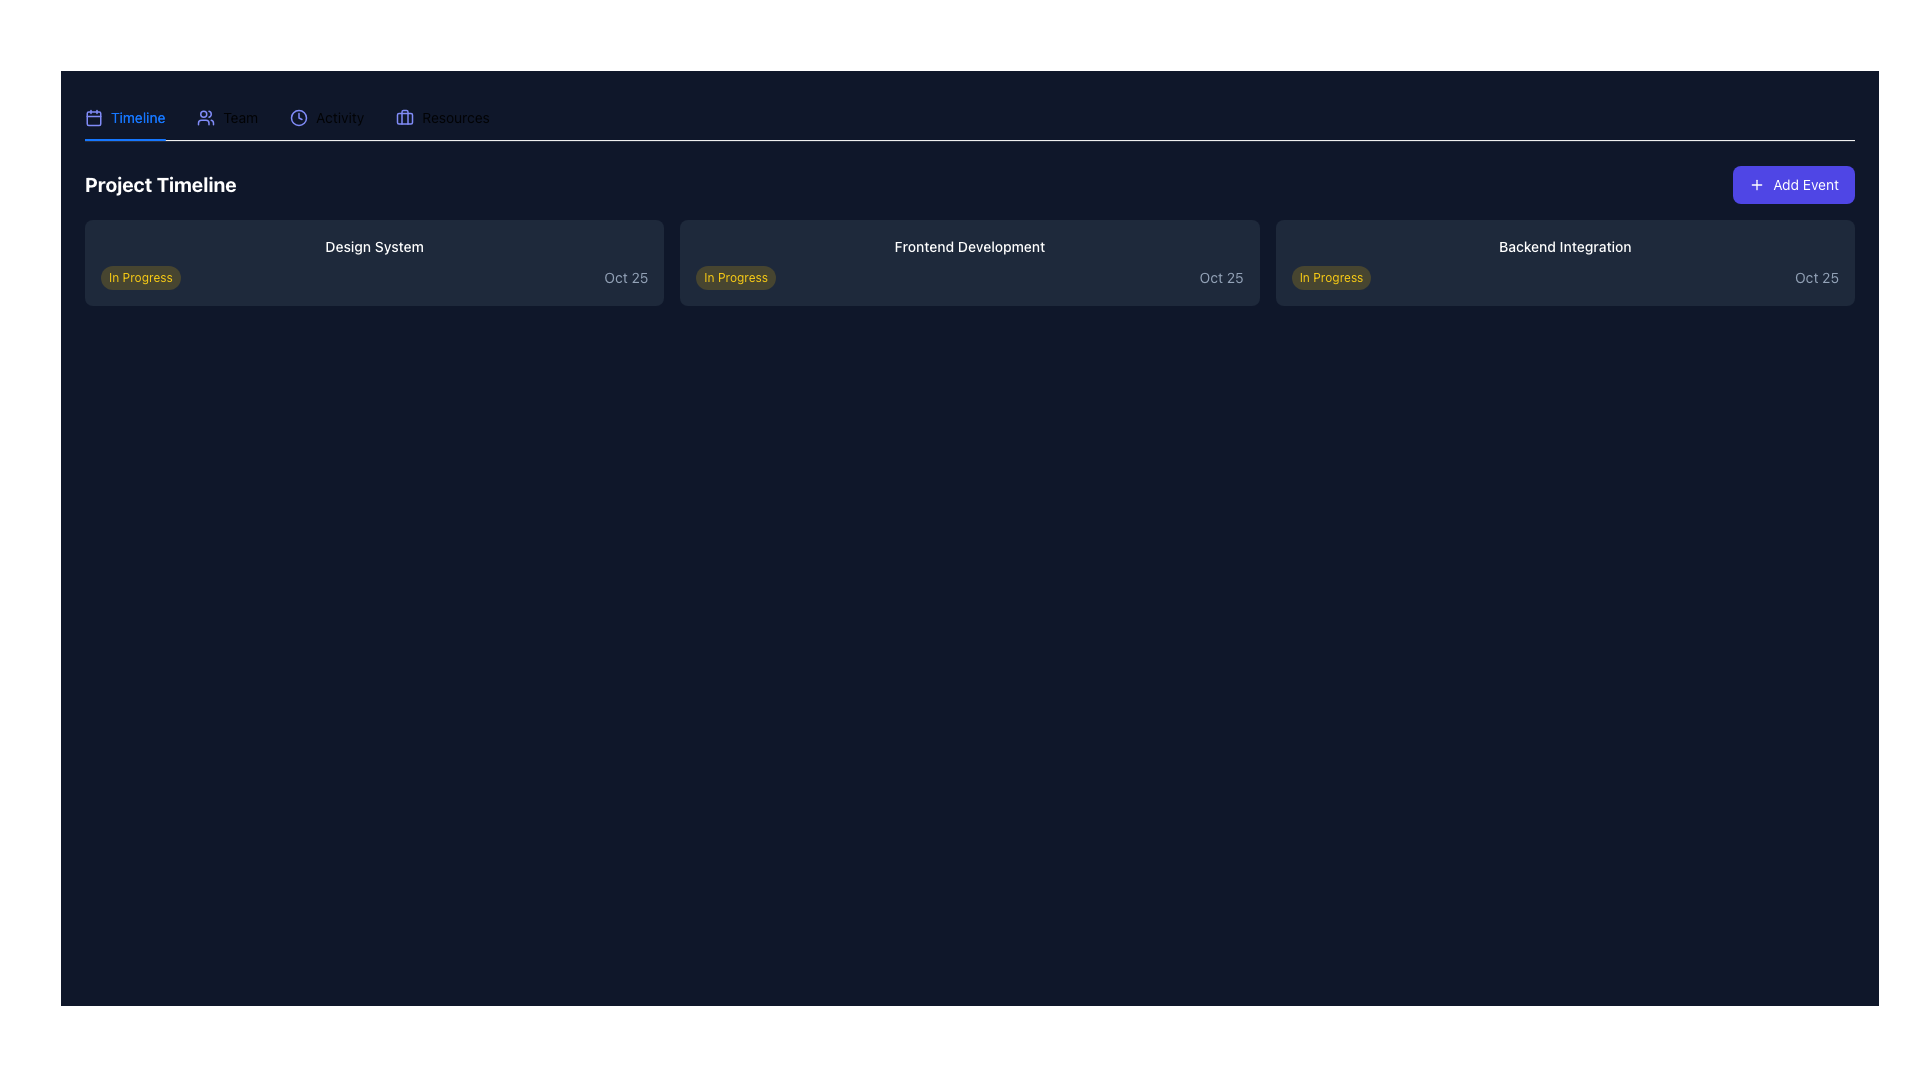 The height and width of the screenshot is (1080, 1920). What do you see at coordinates (404, 118) in the screenshot?
I see `the small indigo briefcase icon located to the left of the 'Resources' text in the top navigation bar` at bounding box center [404, 118].